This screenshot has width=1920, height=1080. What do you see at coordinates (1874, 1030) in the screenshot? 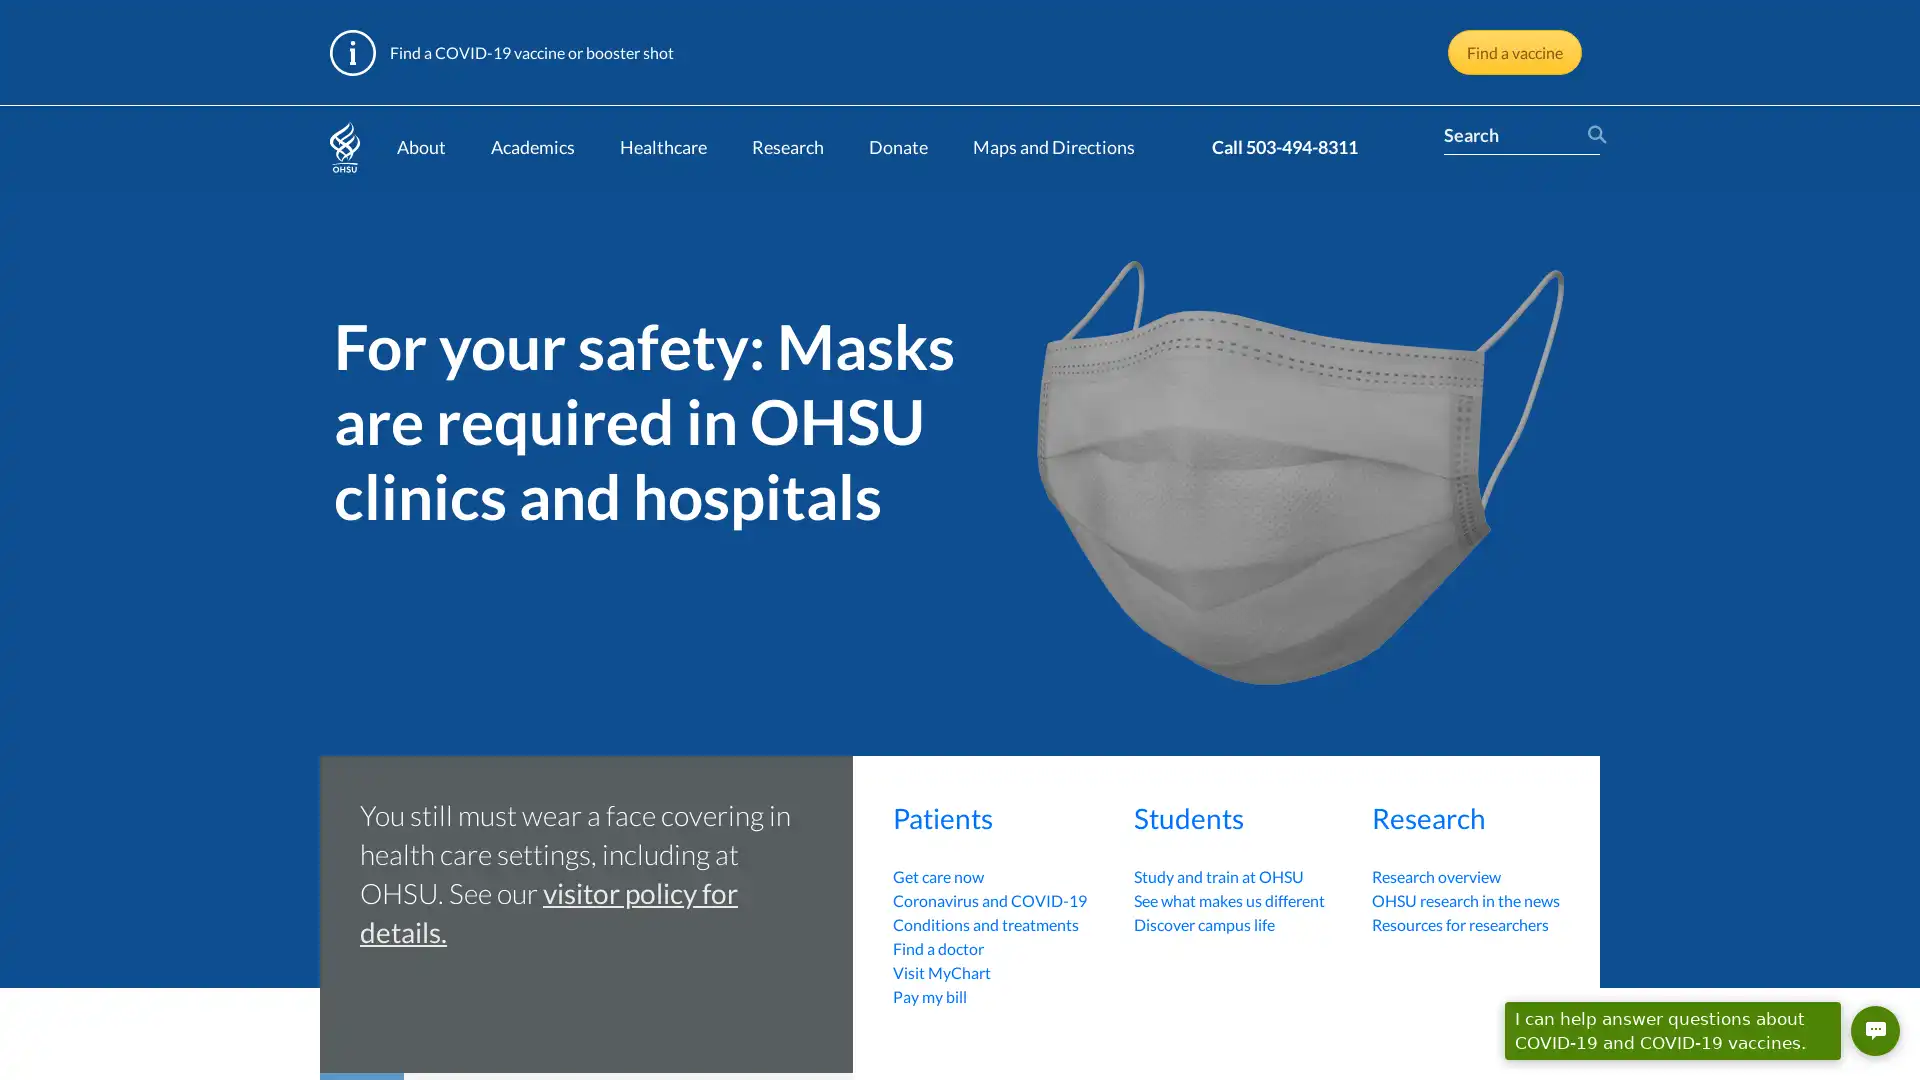
I see `Open Webchat` at bounding box center [1874, 1030].